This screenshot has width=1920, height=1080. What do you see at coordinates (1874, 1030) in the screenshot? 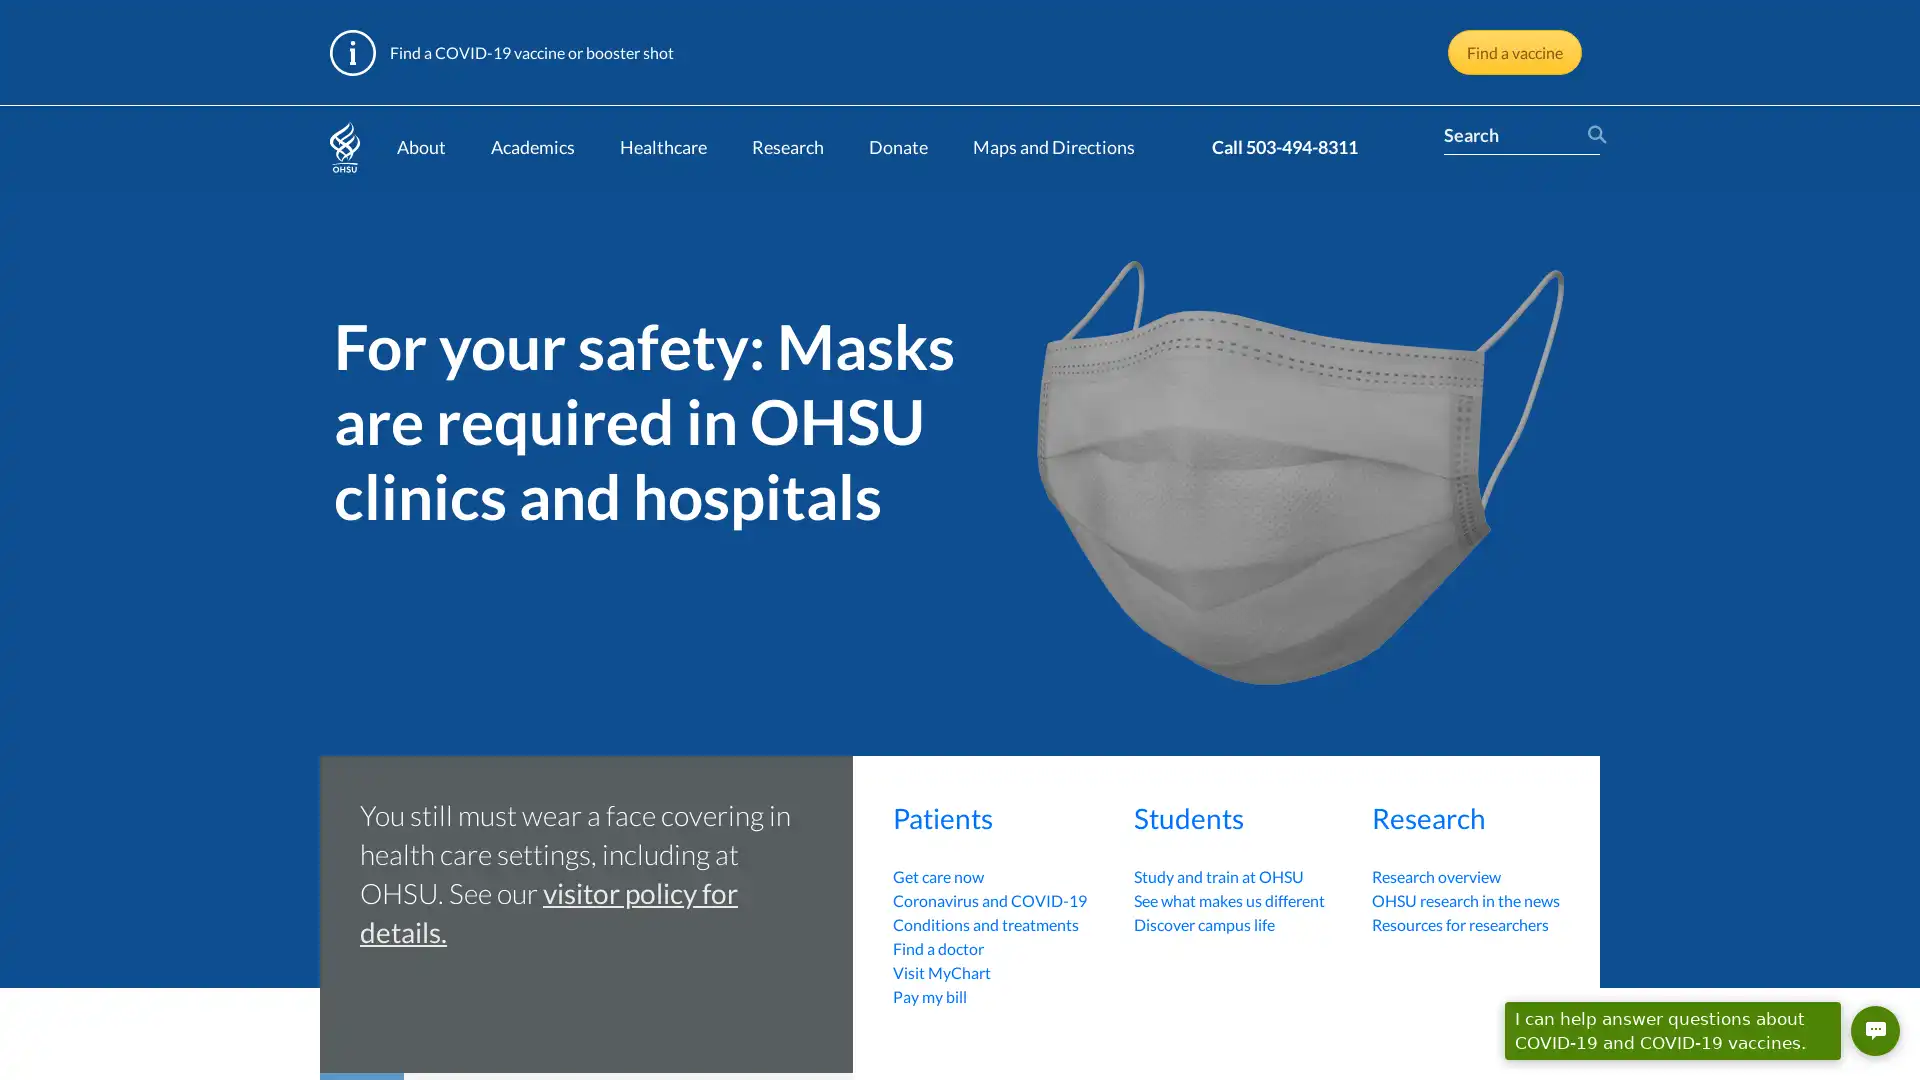
I see `Open Webchat` at bounding box center [1874, 1030].